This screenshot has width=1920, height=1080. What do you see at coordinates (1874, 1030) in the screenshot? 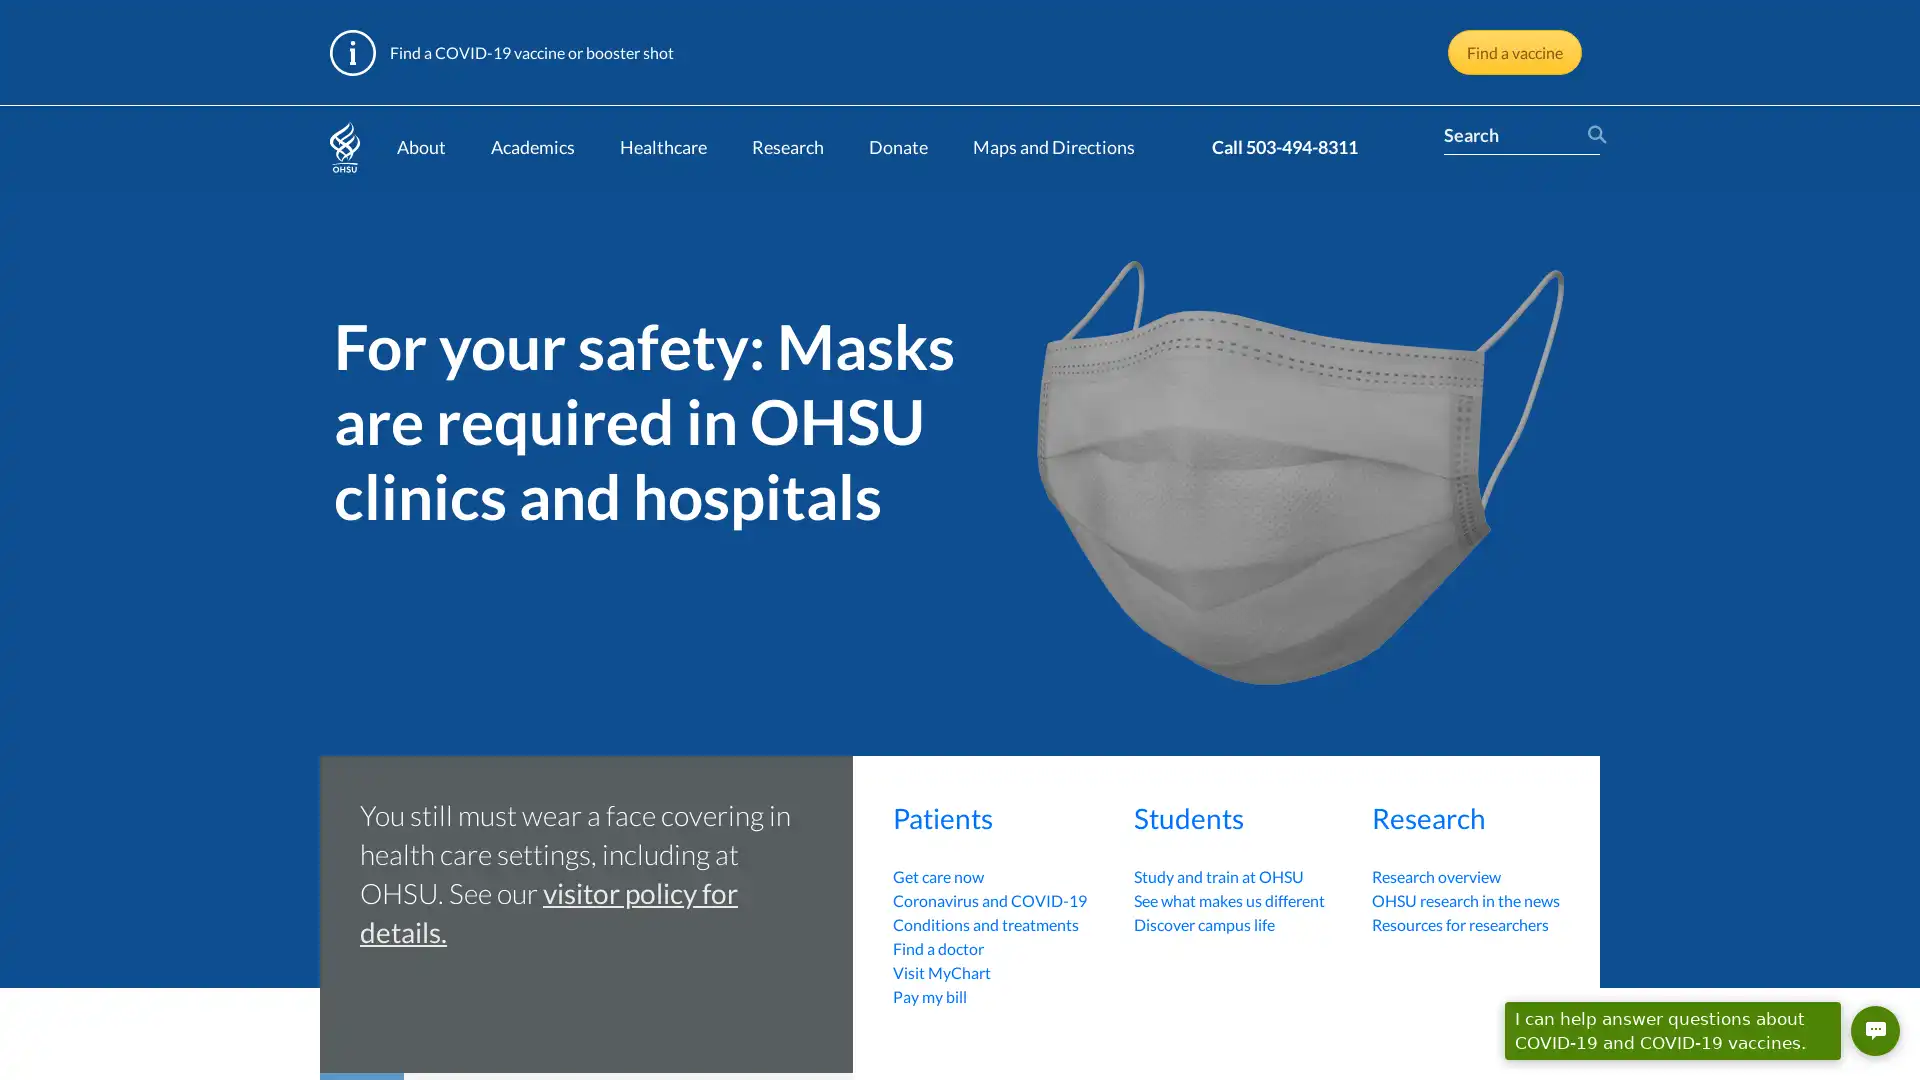
I see `Open Webchat` at bounding box center [1874, 1030].